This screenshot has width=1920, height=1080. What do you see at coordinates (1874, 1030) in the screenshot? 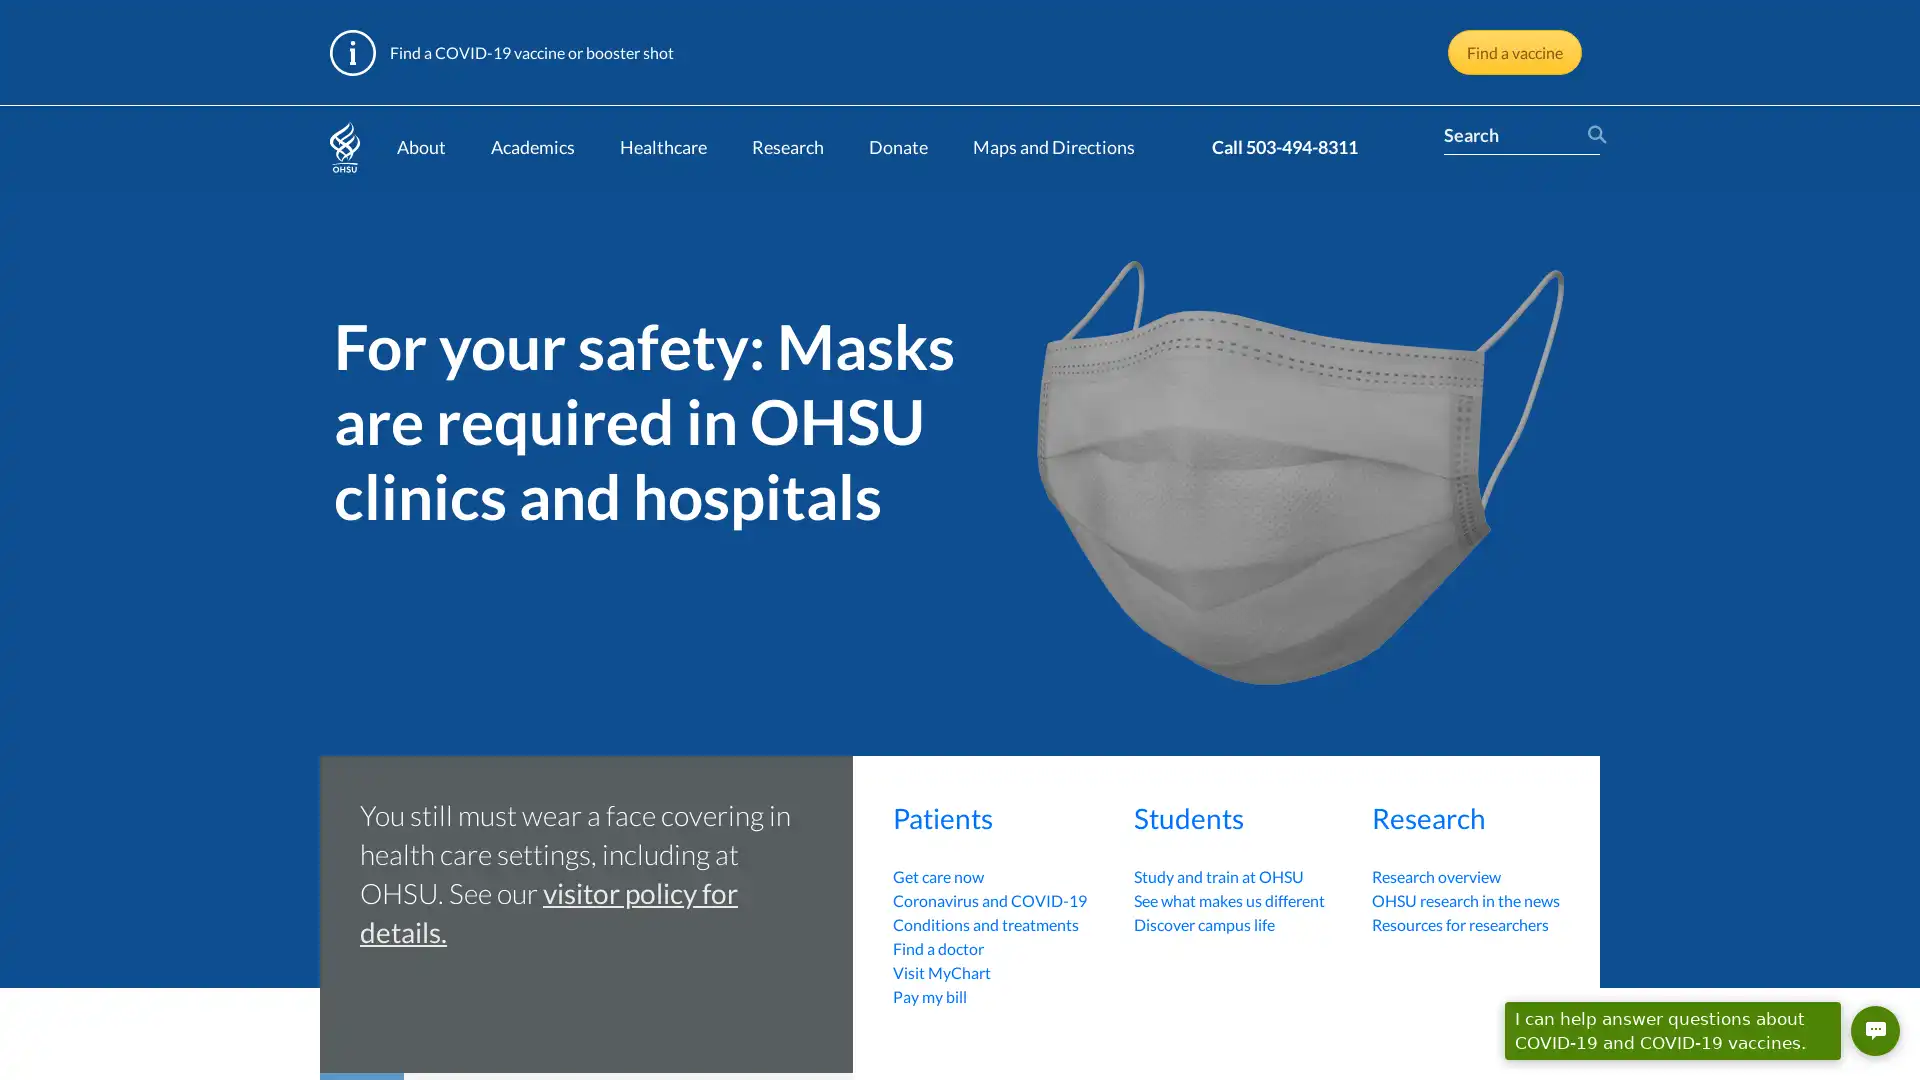
I see `Open Webchat` at bounding box center [1874, 1030].